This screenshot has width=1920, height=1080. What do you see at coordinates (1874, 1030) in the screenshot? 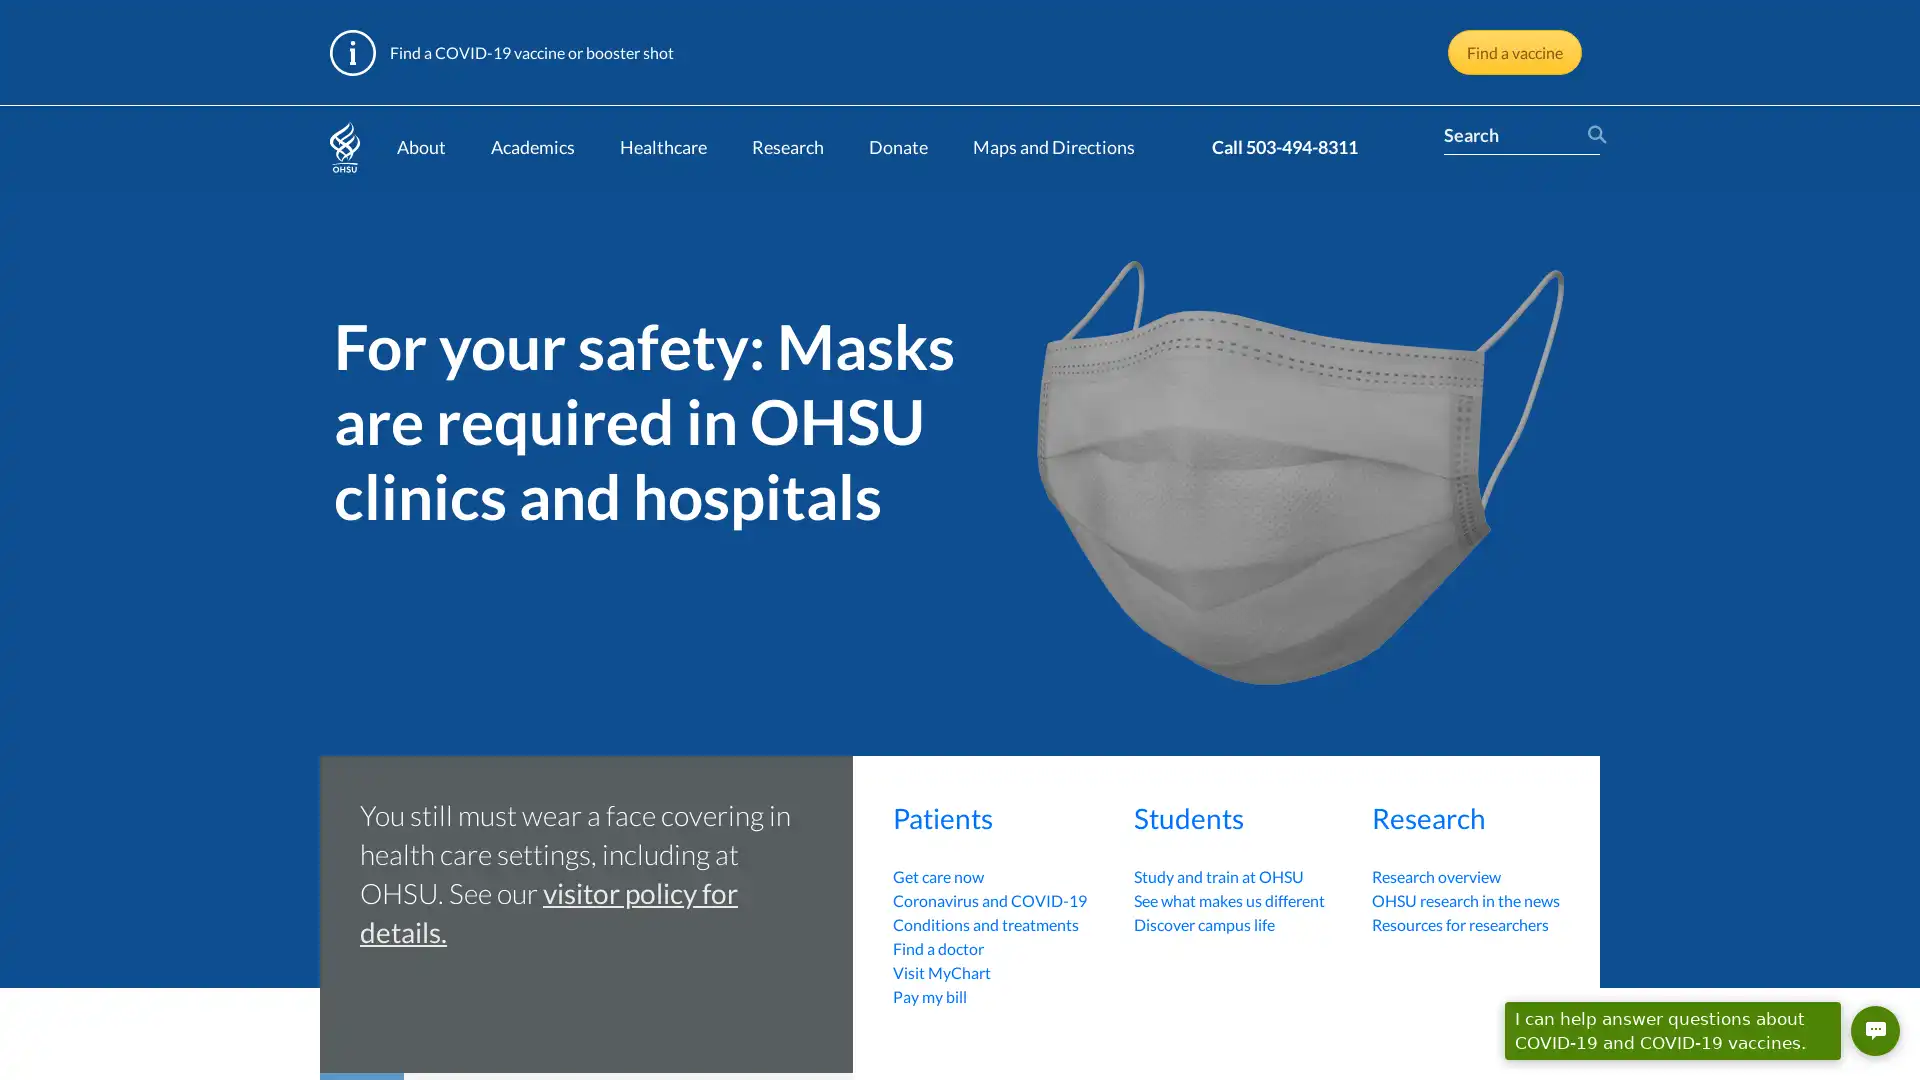
I see `Open Webchat` at bounding box center [1874, 1030].